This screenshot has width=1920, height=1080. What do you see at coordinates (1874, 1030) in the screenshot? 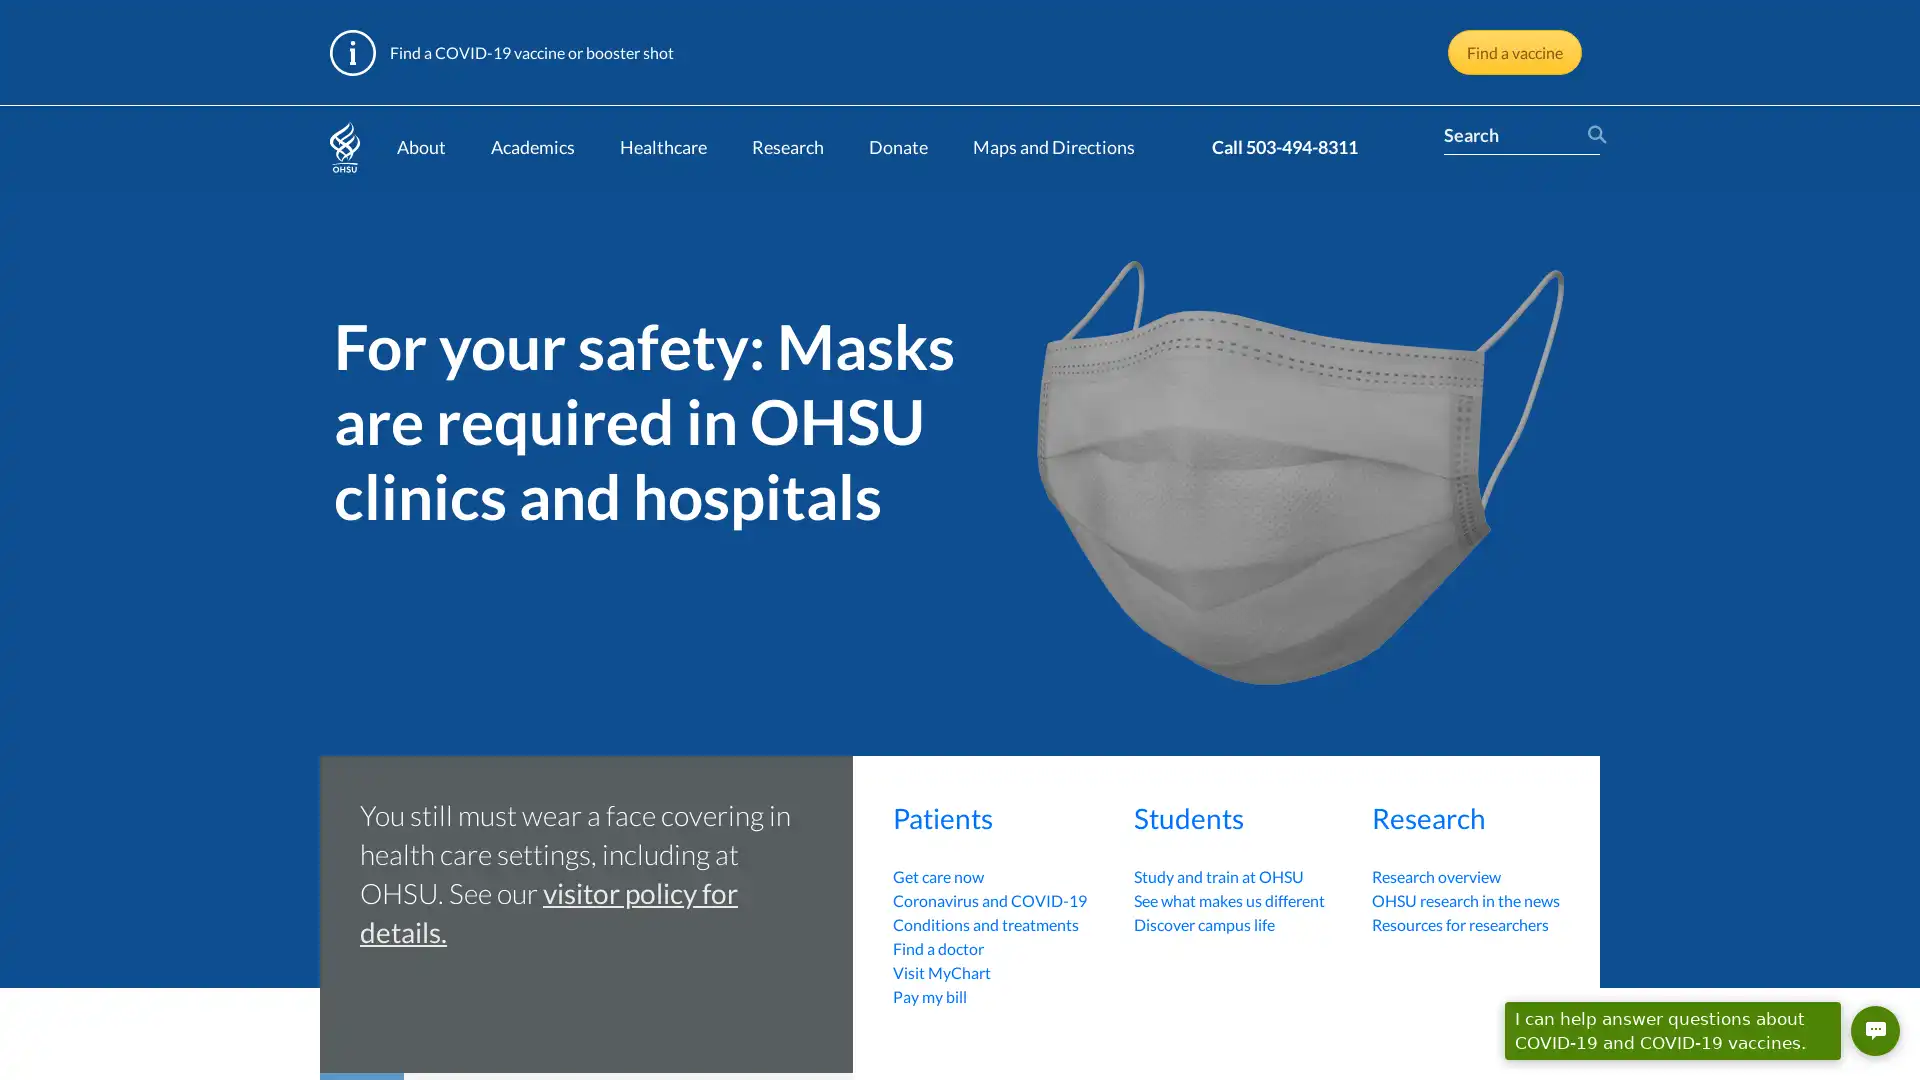
I see `Open Webchat` at bounding box center [1874, 1030].